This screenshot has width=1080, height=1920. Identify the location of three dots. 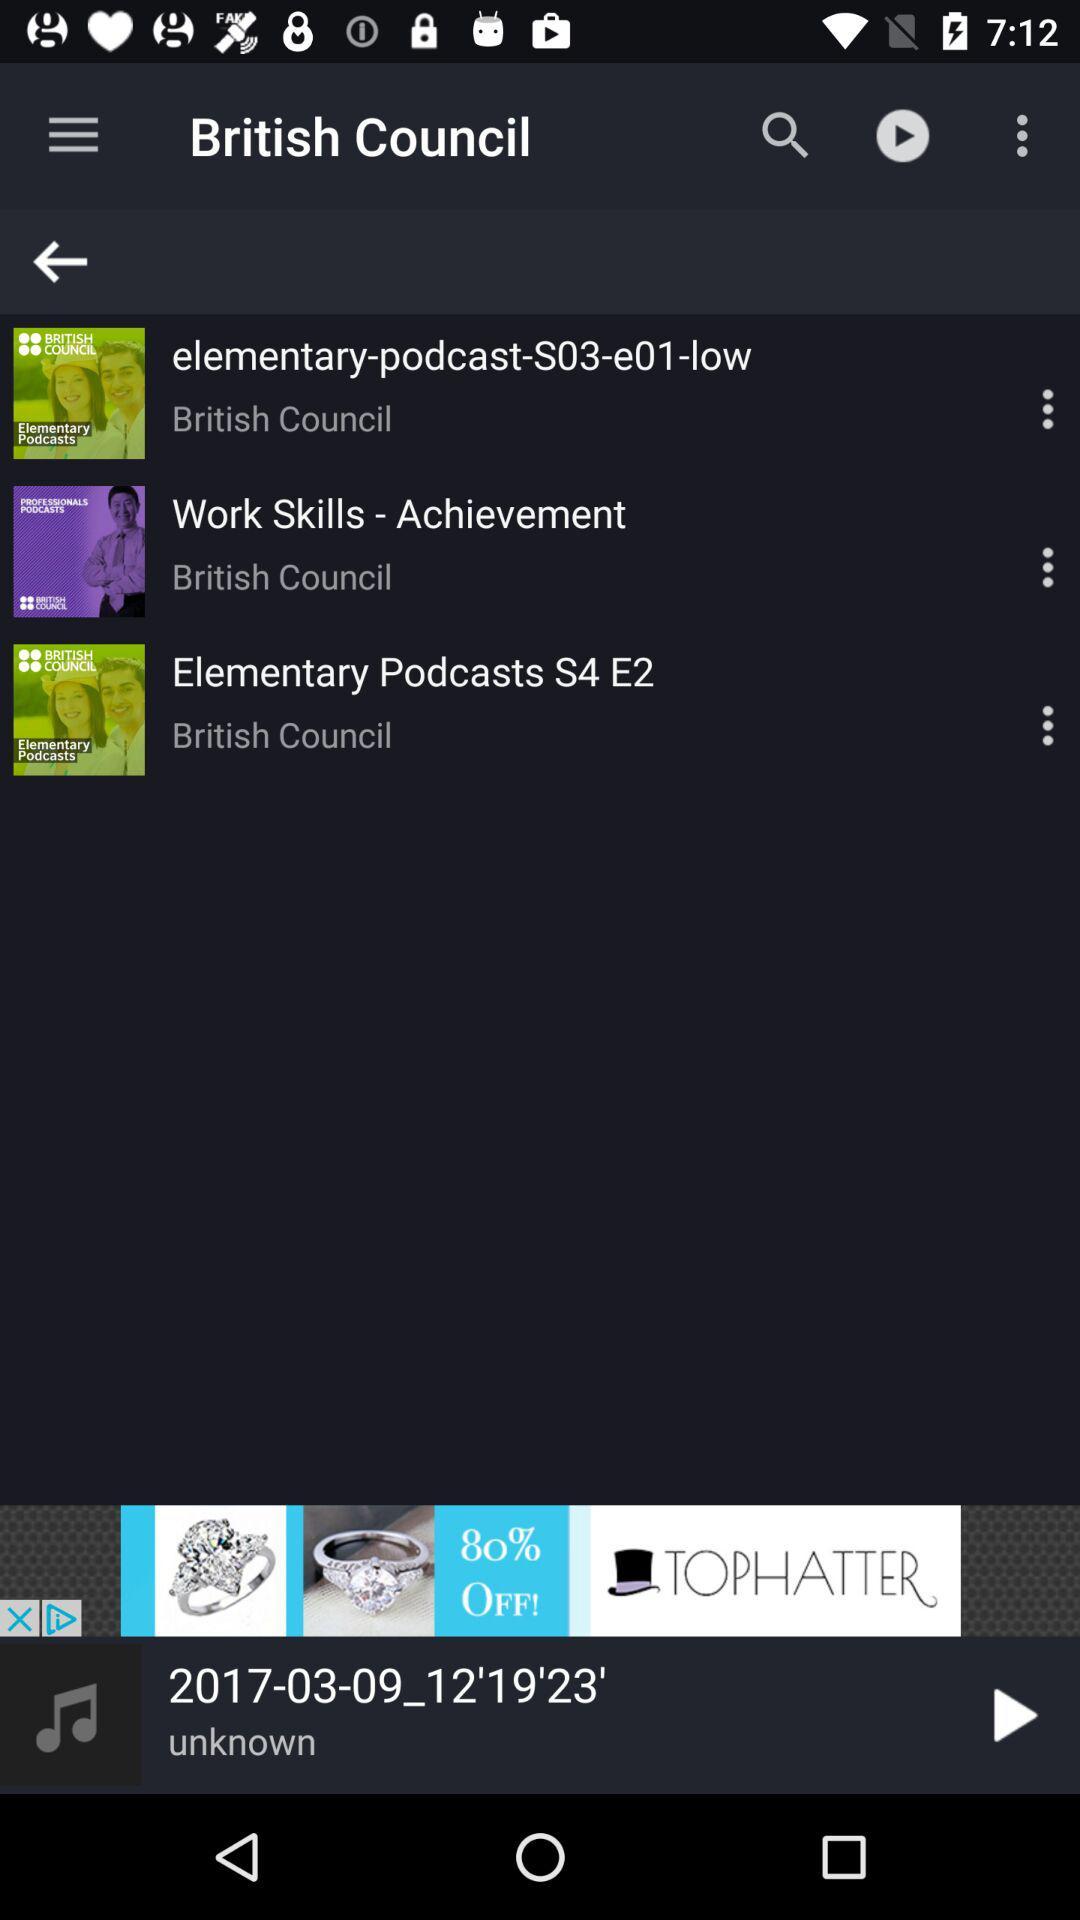
(1013, 393).